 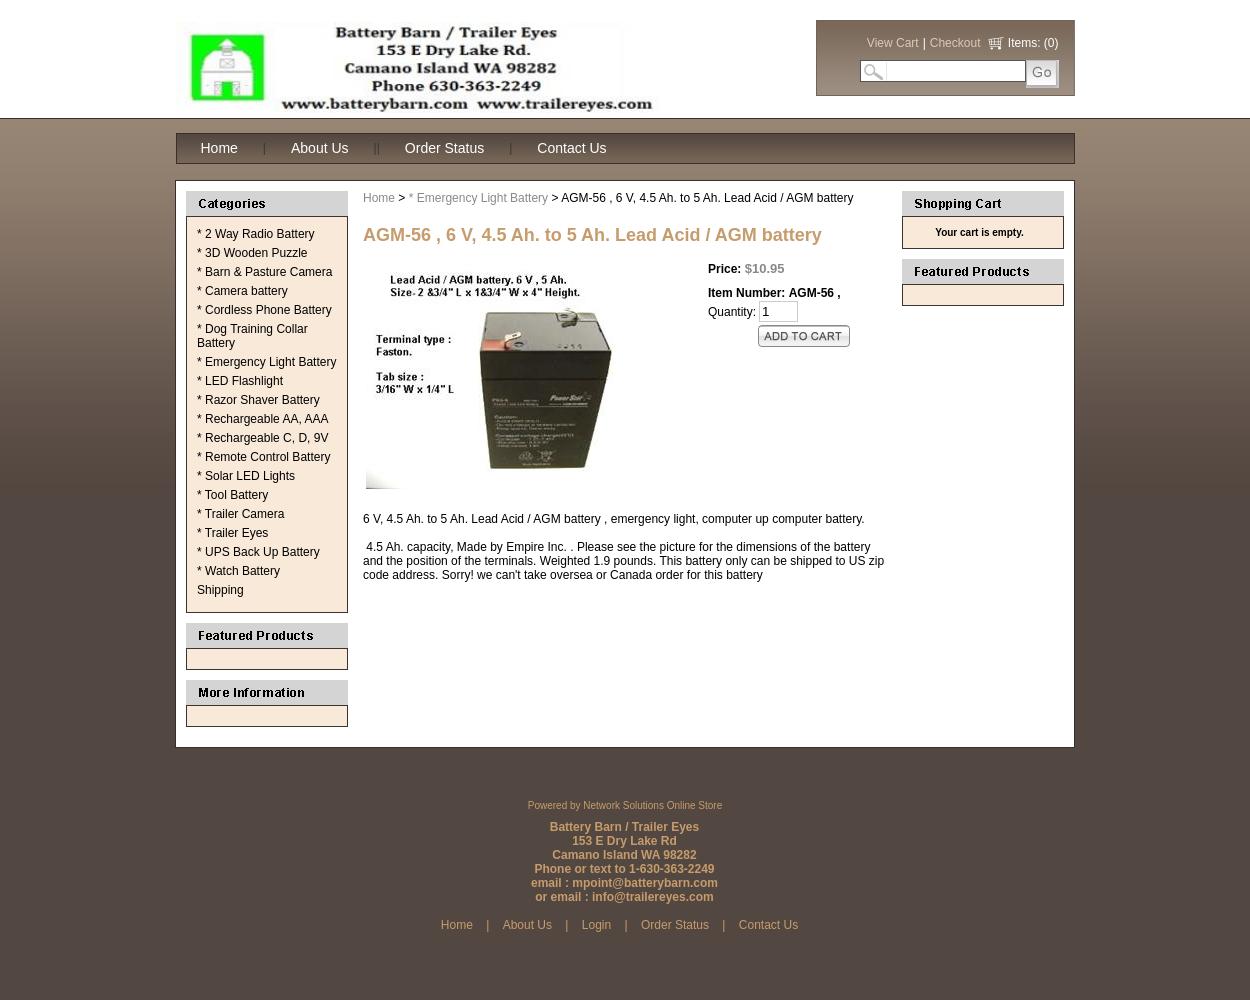 What do you see at coordinates (245, 475) in the screenshot?
I see `'* Solar LED Lights'` at bounding box center [245, 475].